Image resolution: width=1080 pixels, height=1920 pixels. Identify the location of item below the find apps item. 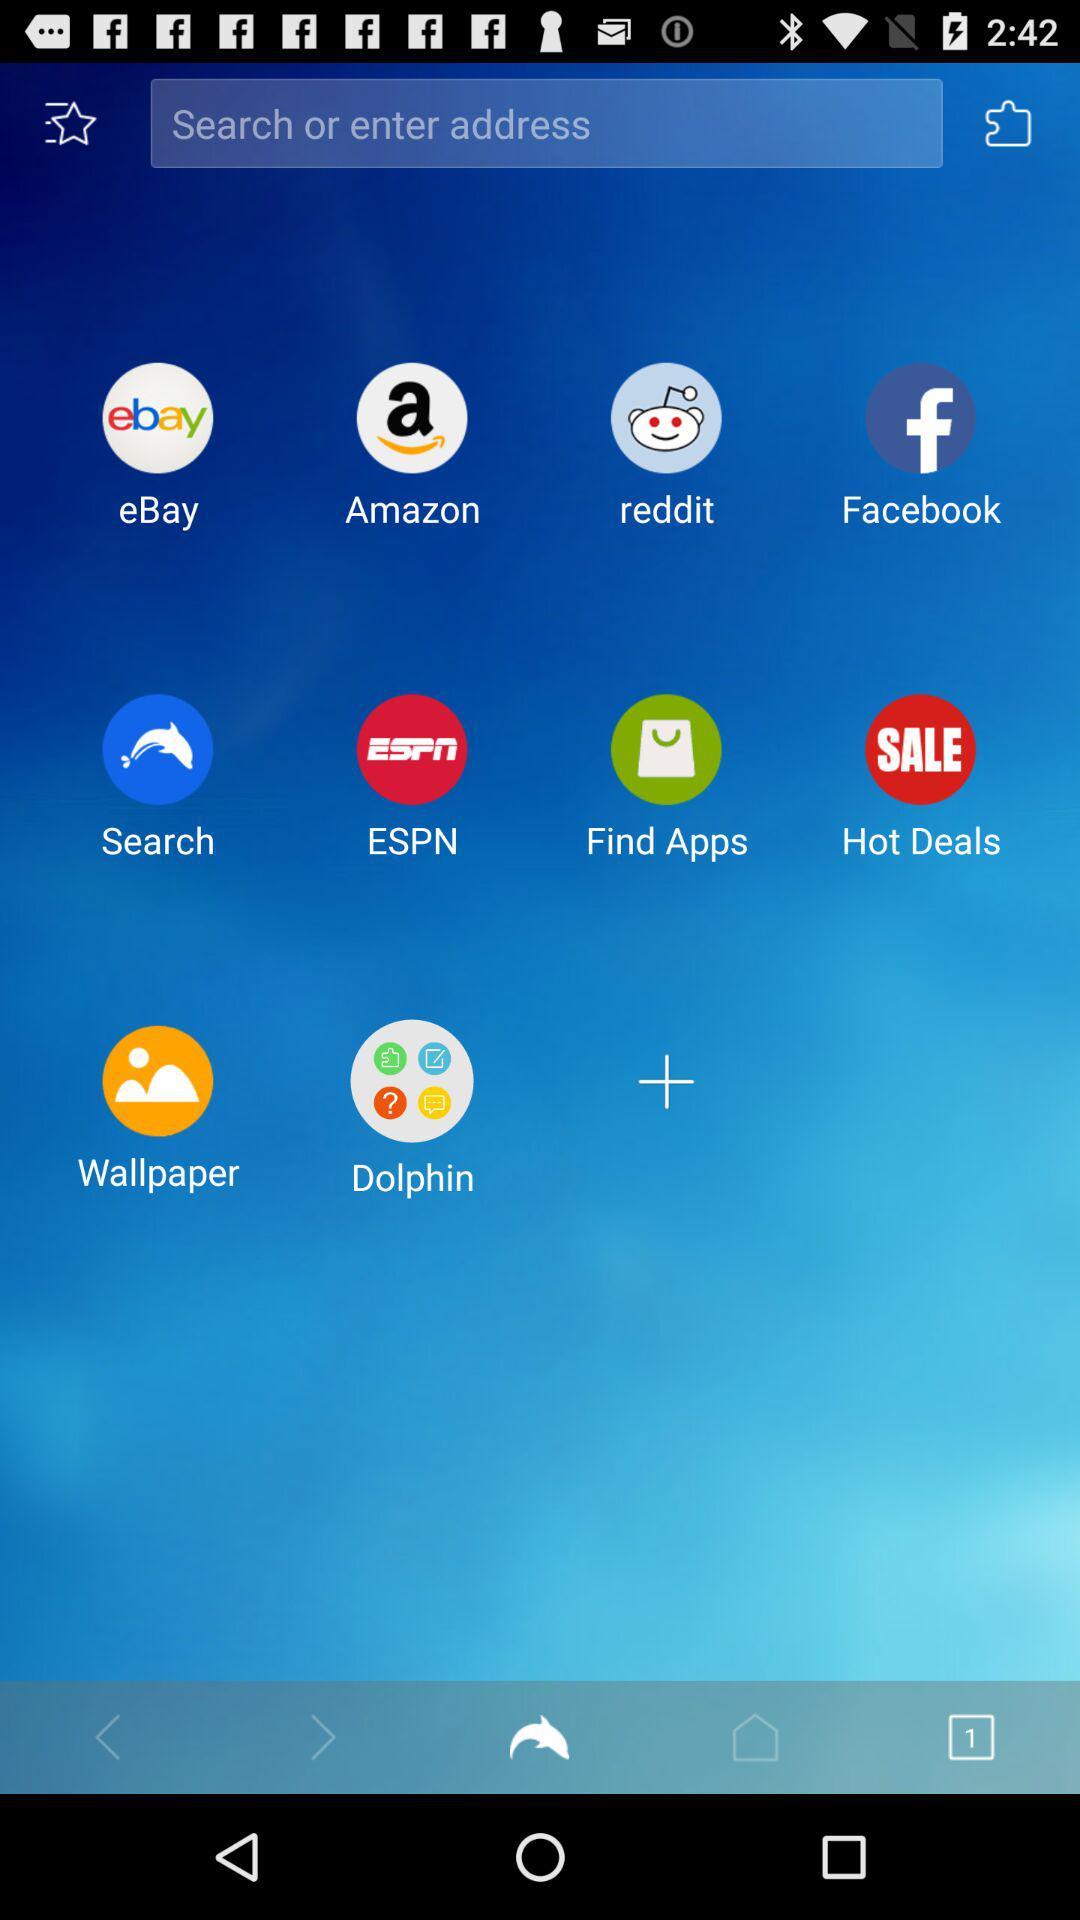
(666, 1124).